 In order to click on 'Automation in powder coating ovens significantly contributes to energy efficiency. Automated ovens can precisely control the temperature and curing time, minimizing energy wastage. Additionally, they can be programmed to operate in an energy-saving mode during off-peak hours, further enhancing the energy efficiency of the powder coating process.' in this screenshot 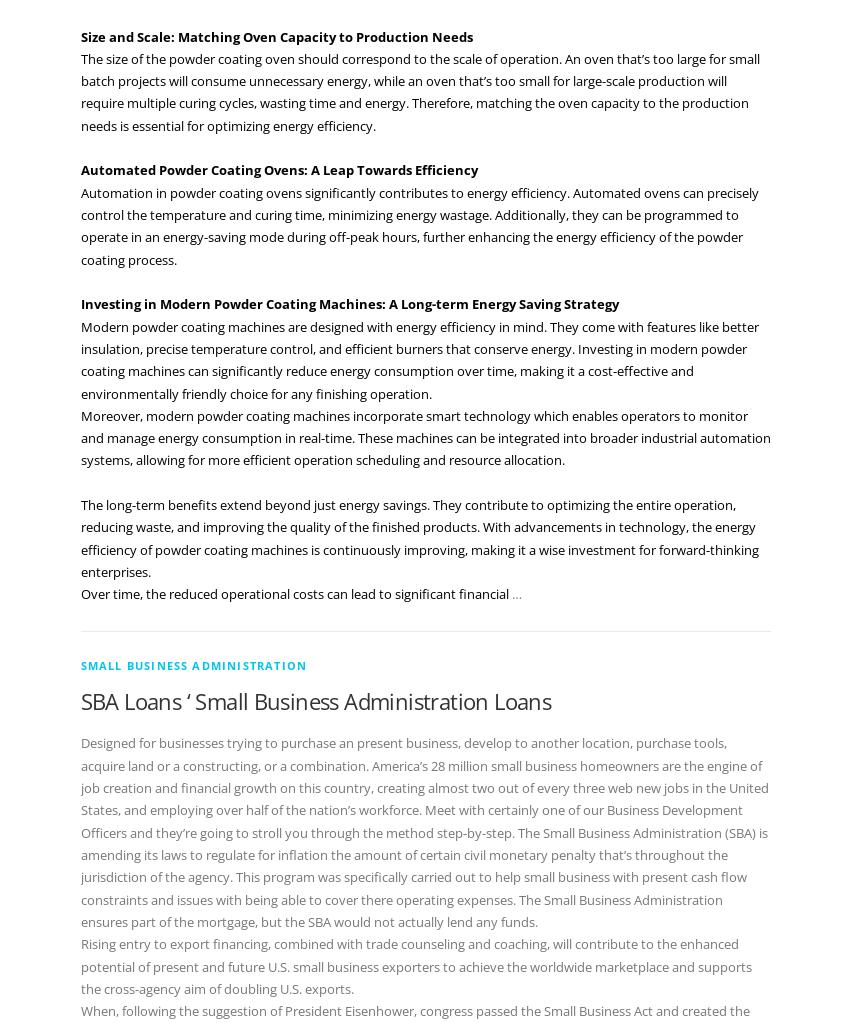, I will do `click(418, 224)`.